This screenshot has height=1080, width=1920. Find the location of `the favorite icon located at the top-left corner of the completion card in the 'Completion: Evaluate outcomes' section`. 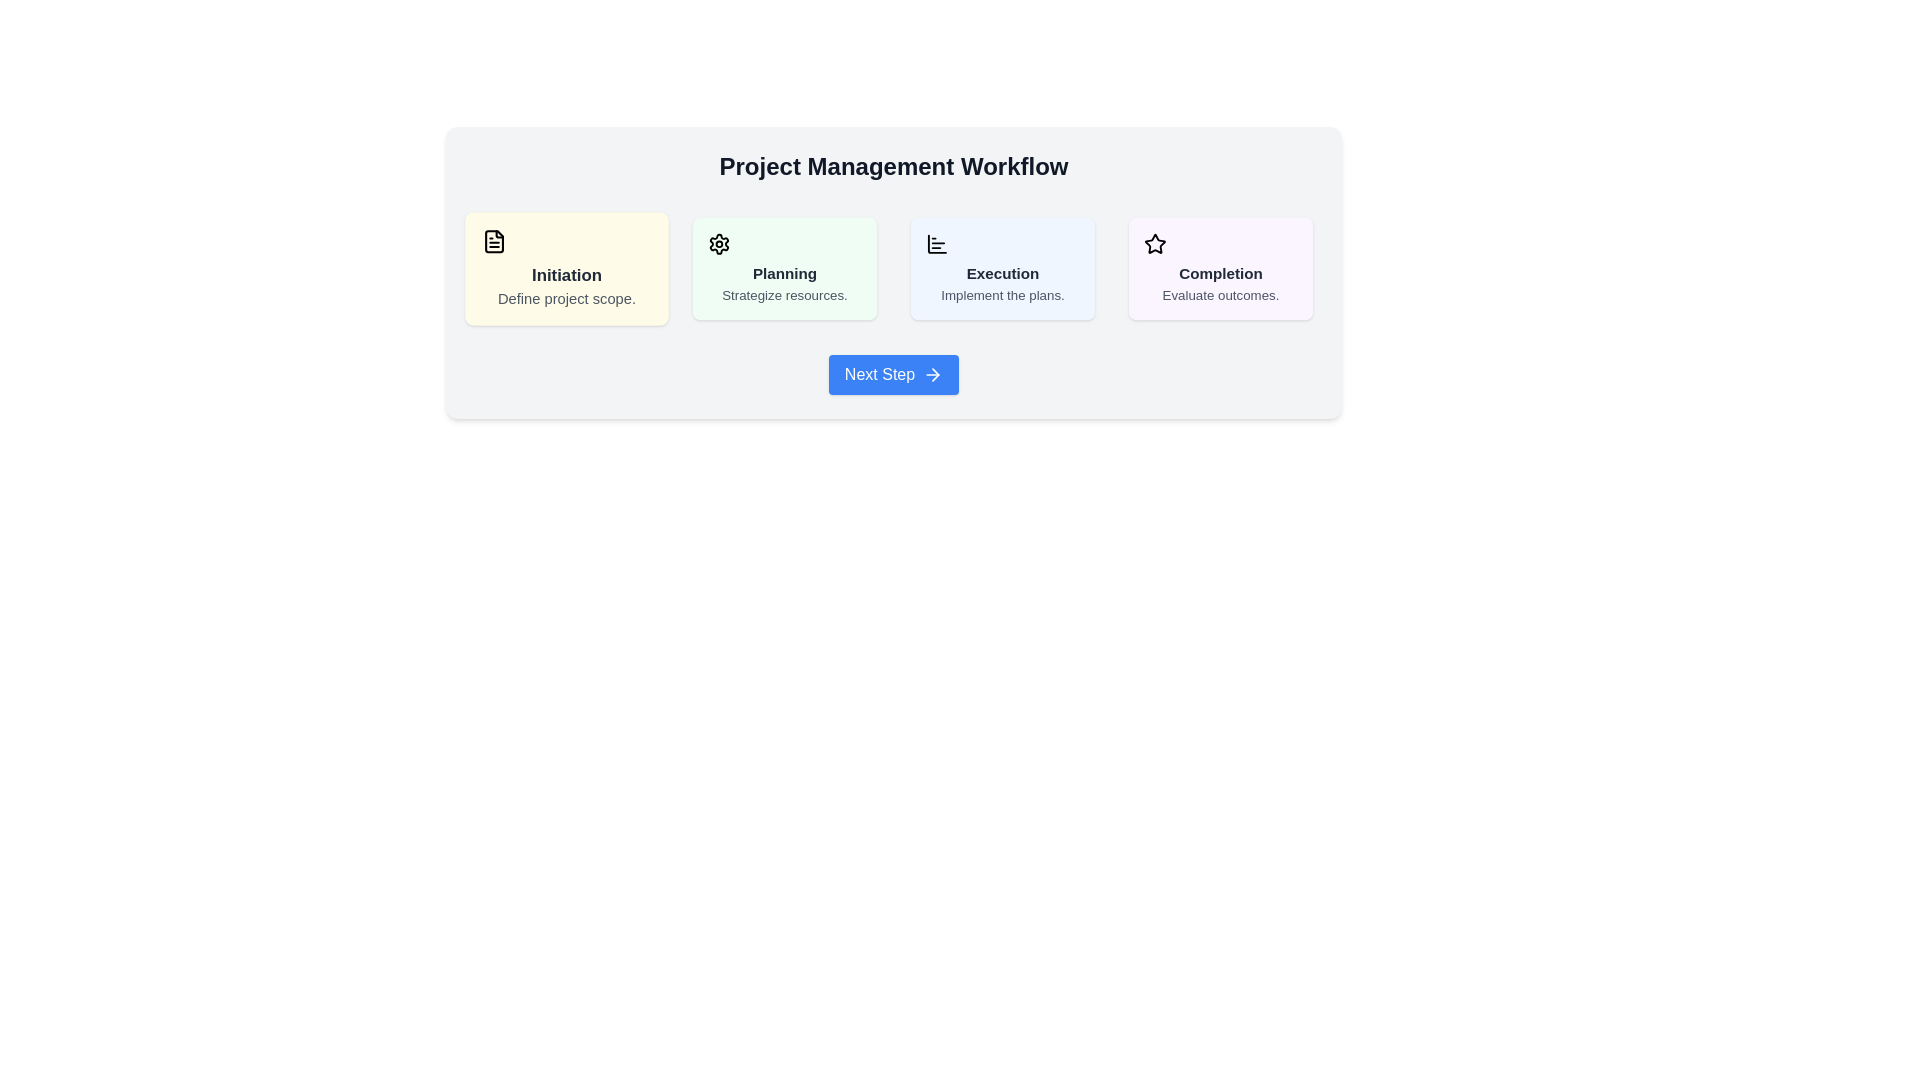

the favorite icon located at the top-left corner of the completion card in the 'Completion: Evaluate outcomes' section is located at coordinates (1155, 243).